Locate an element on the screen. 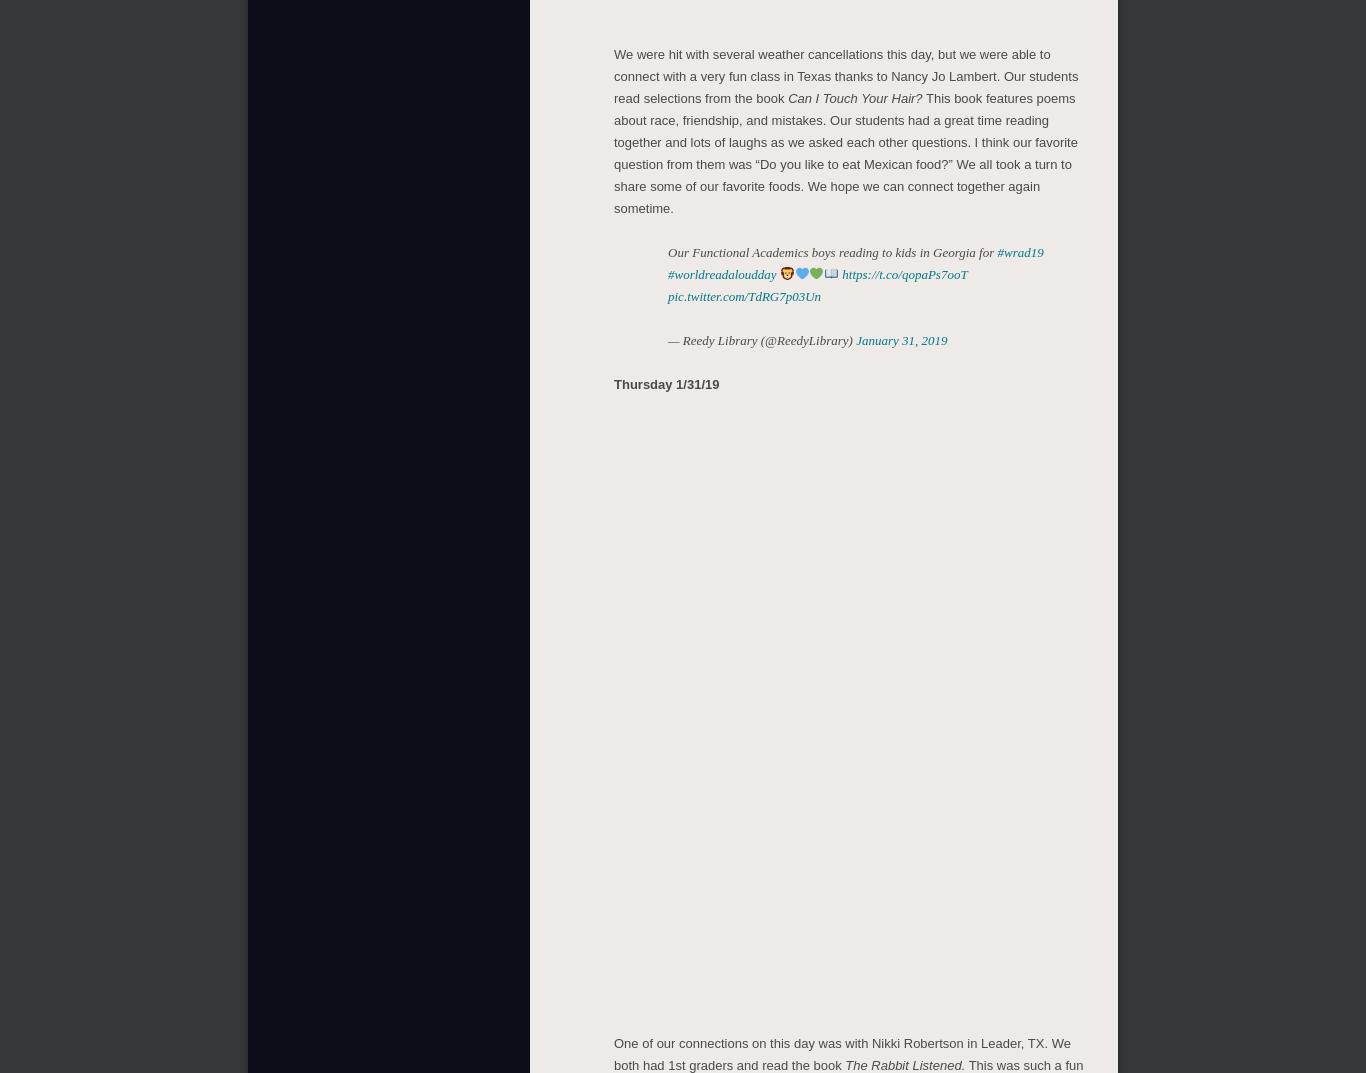  '#wrad19' is located at coordinates (997, 247).